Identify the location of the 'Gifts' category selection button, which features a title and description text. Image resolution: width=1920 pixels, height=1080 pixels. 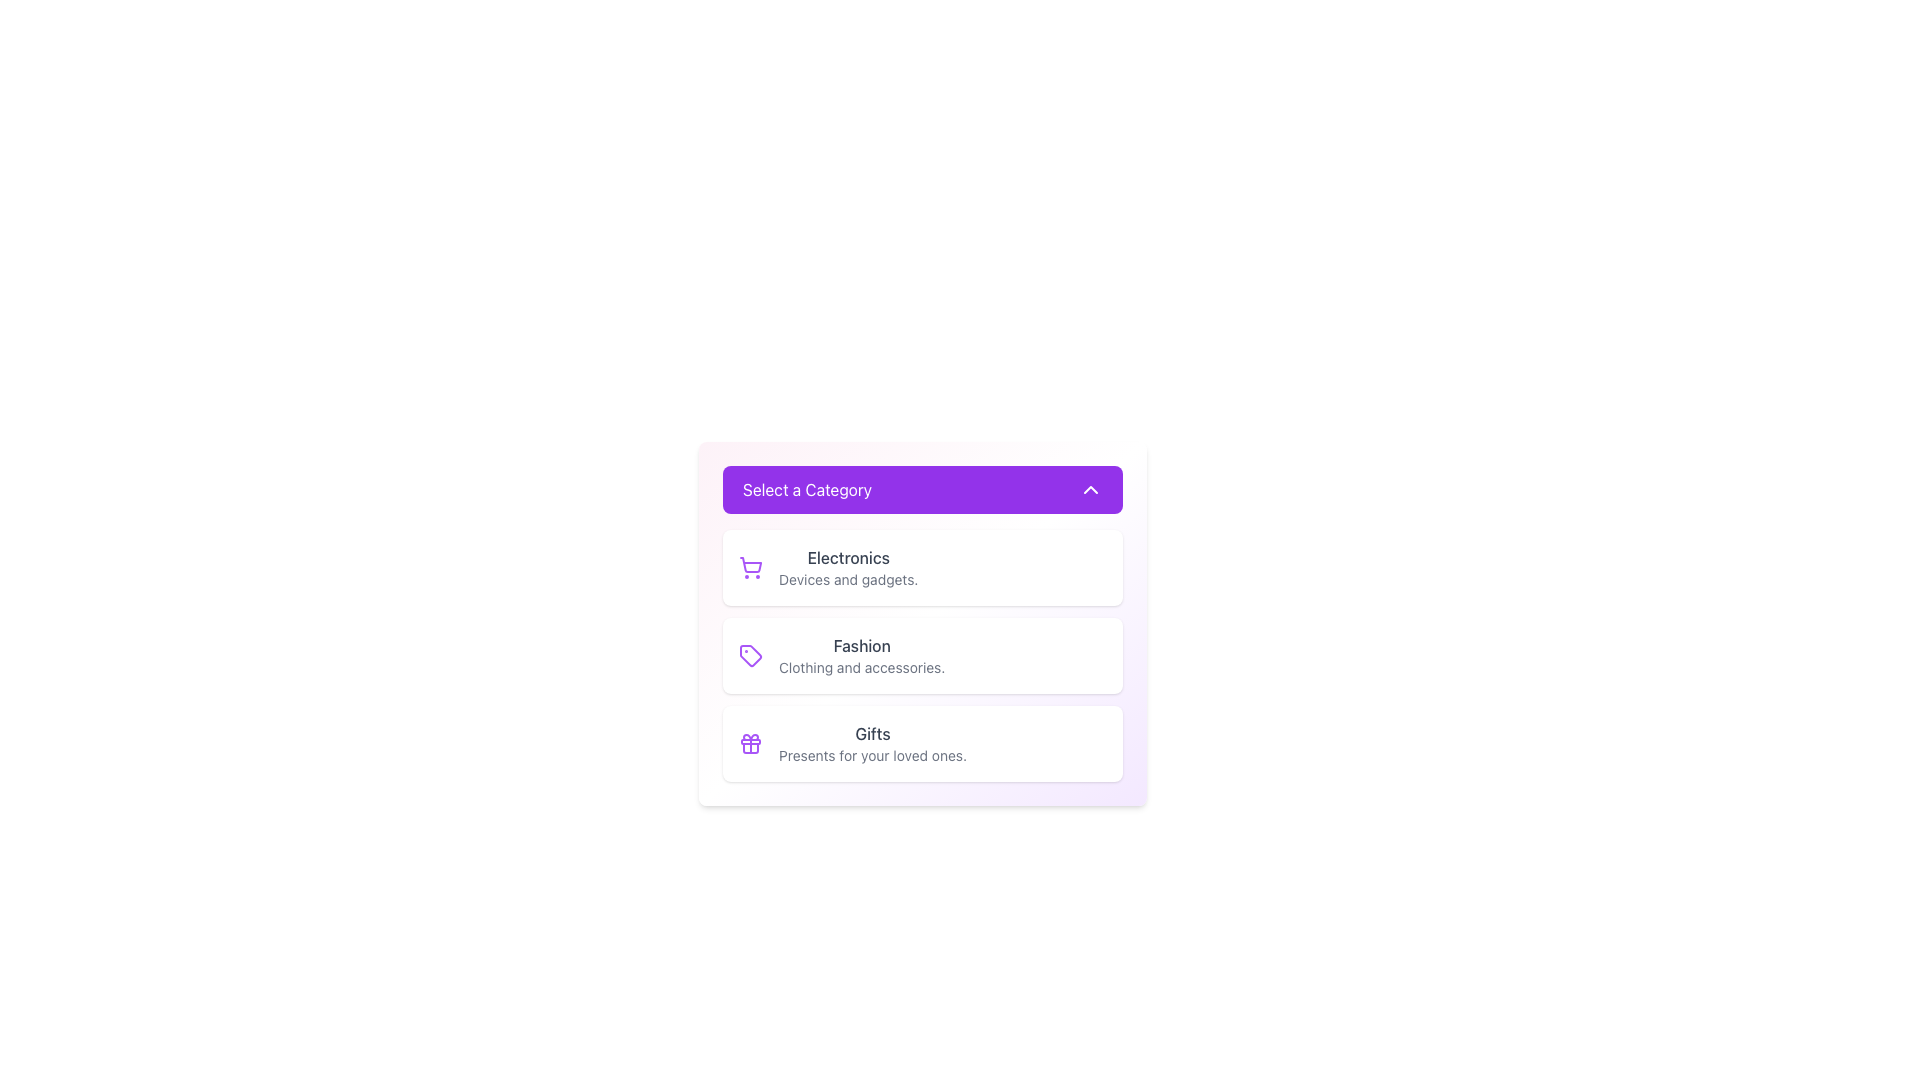
(873, 744).